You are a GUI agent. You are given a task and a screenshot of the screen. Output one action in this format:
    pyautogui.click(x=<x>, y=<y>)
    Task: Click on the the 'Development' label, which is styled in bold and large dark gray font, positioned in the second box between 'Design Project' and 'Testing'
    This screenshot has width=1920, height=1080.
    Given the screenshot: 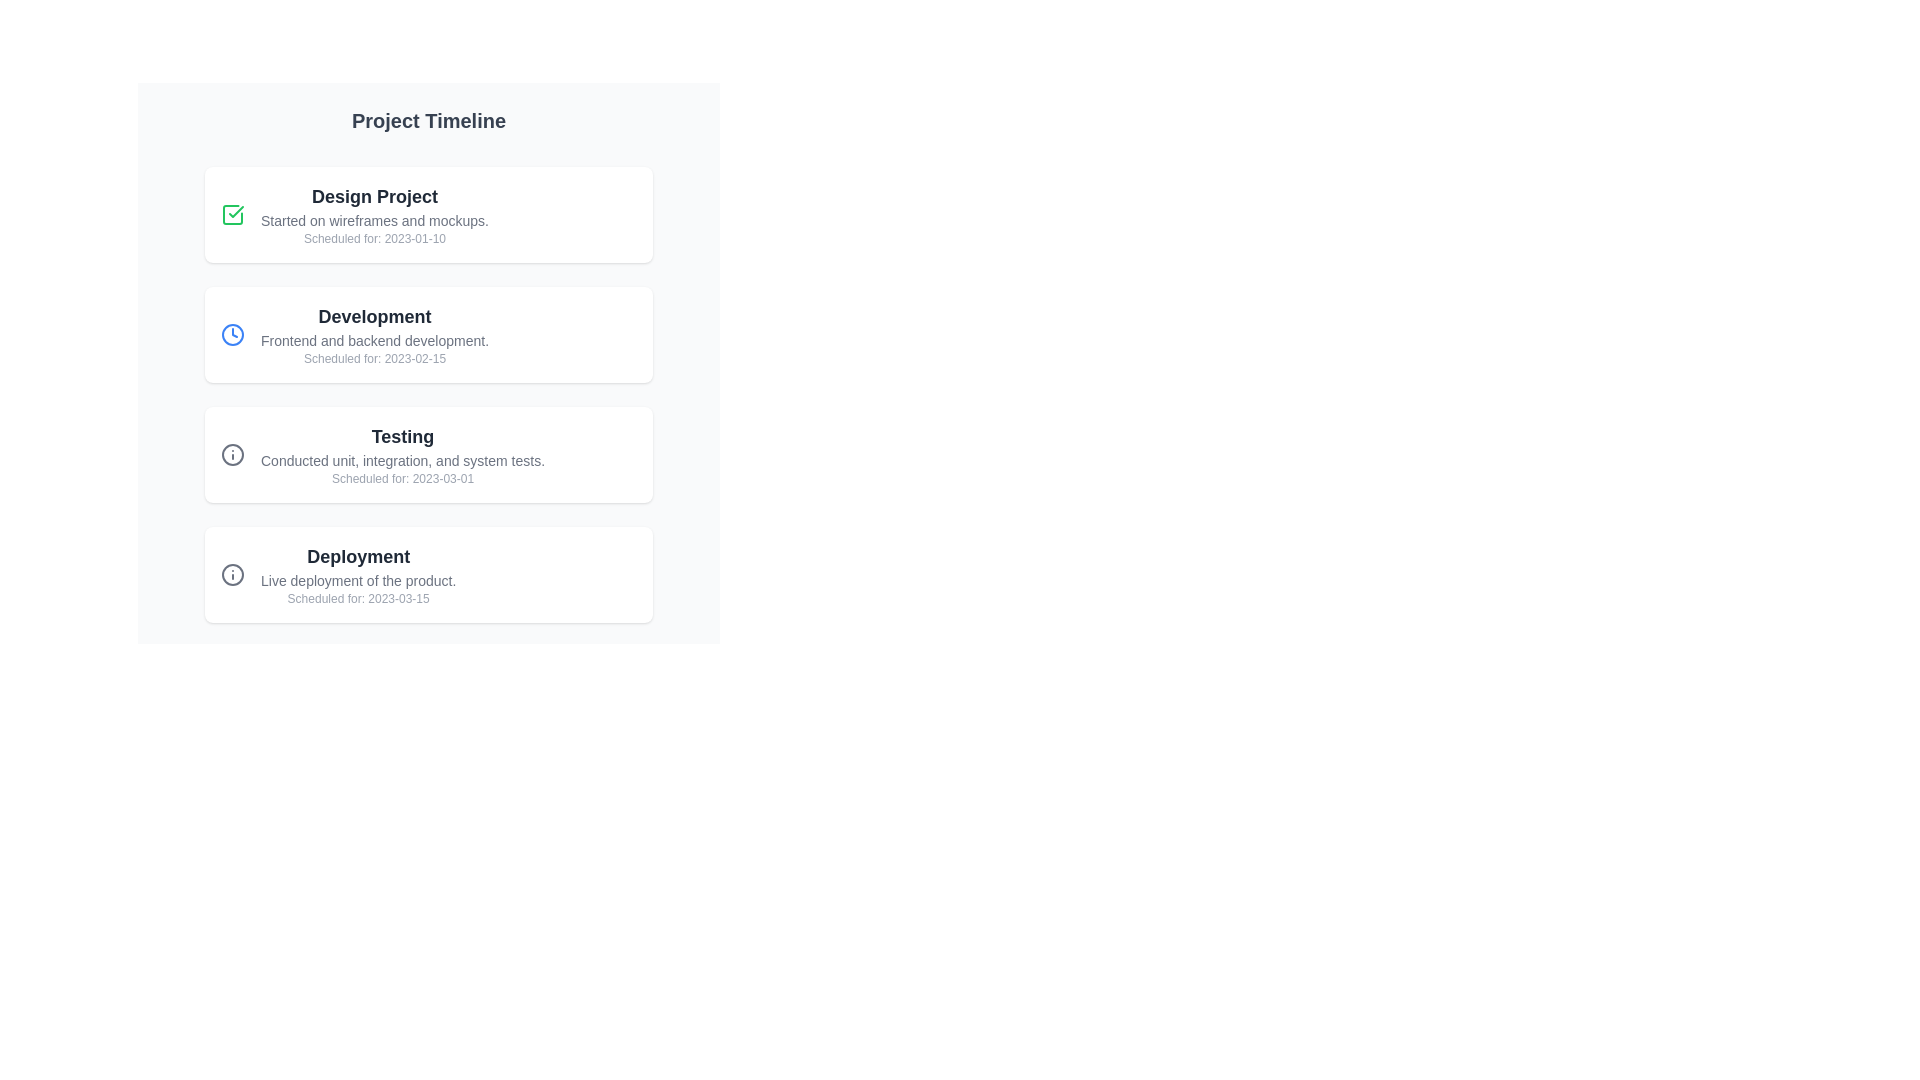 What is the action you would take?
    pyautogui.click(x=374, y=315)
    